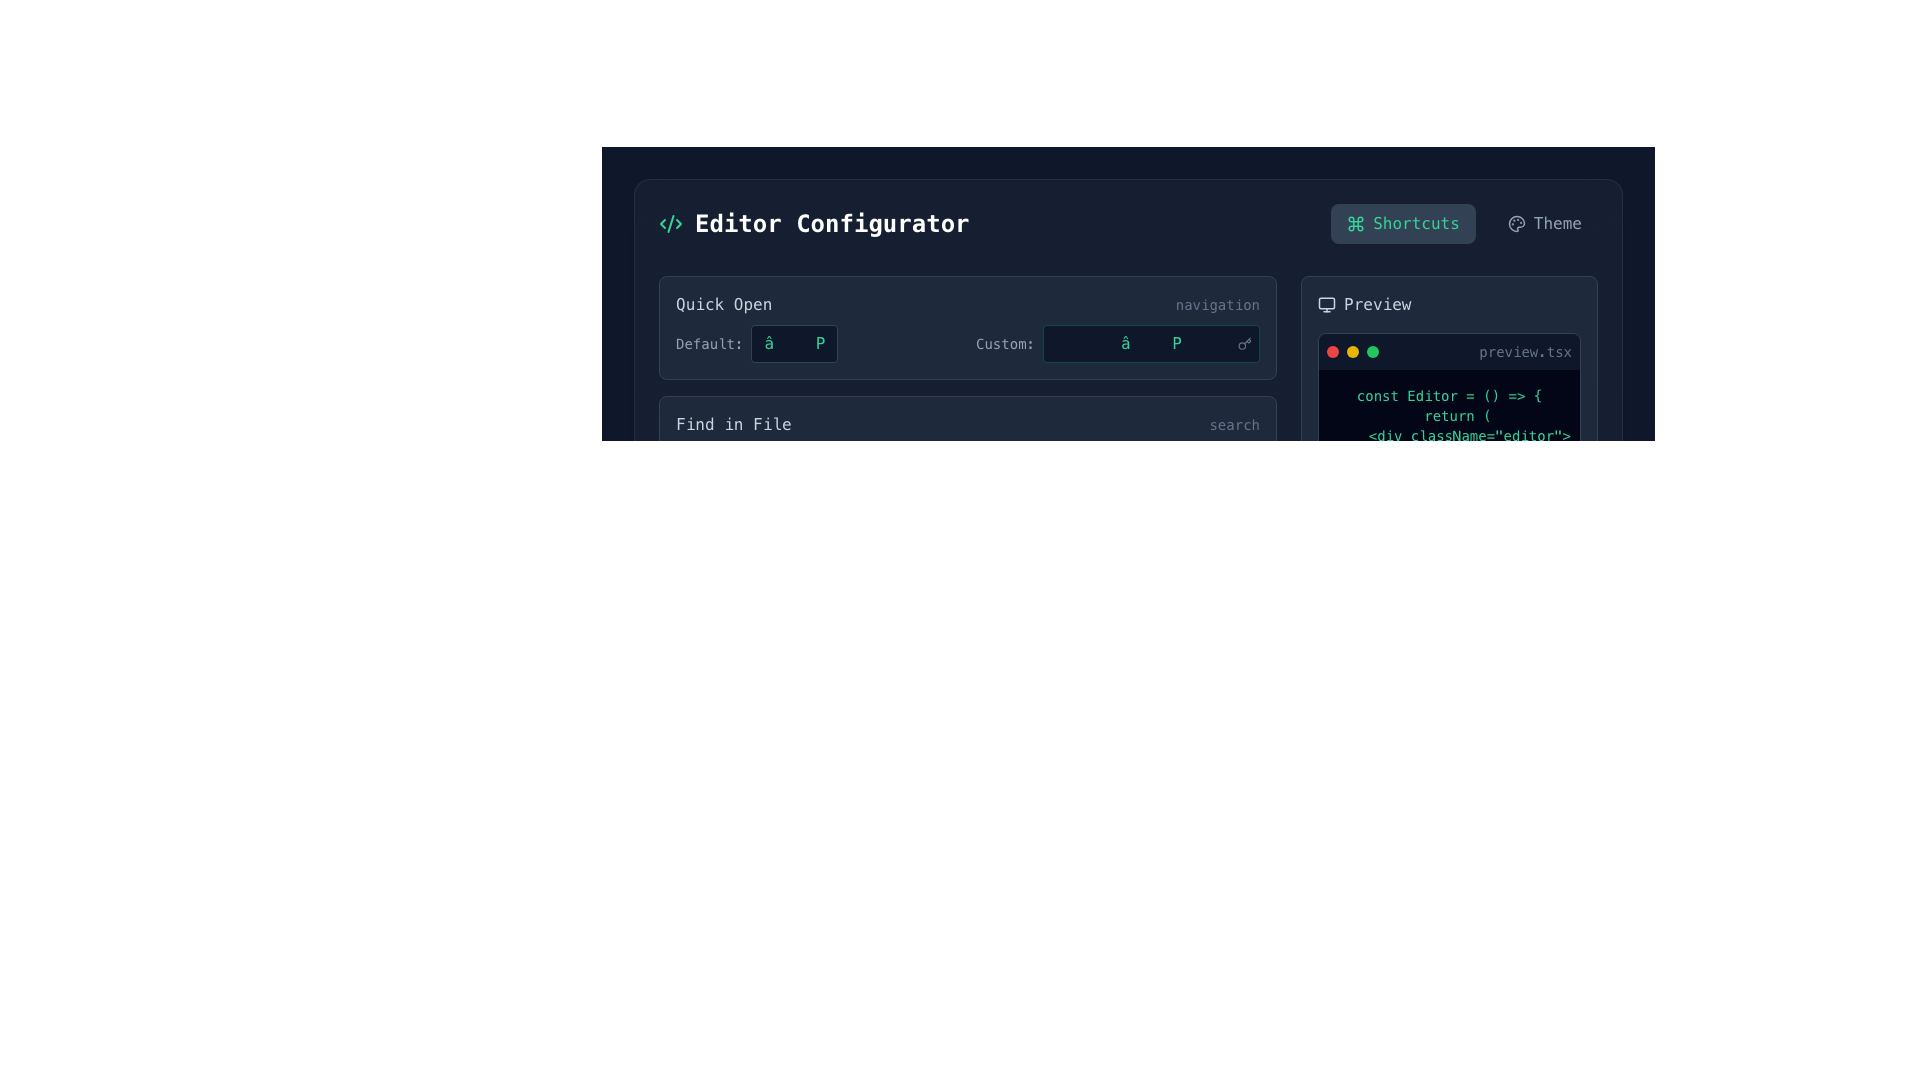 The image size is (1920, 1080). I want to click on the decorative element within the 'Shortcuts' button, which is located near the upper-right corner adjacent to the 'Theme' button, so click(1356, 223).